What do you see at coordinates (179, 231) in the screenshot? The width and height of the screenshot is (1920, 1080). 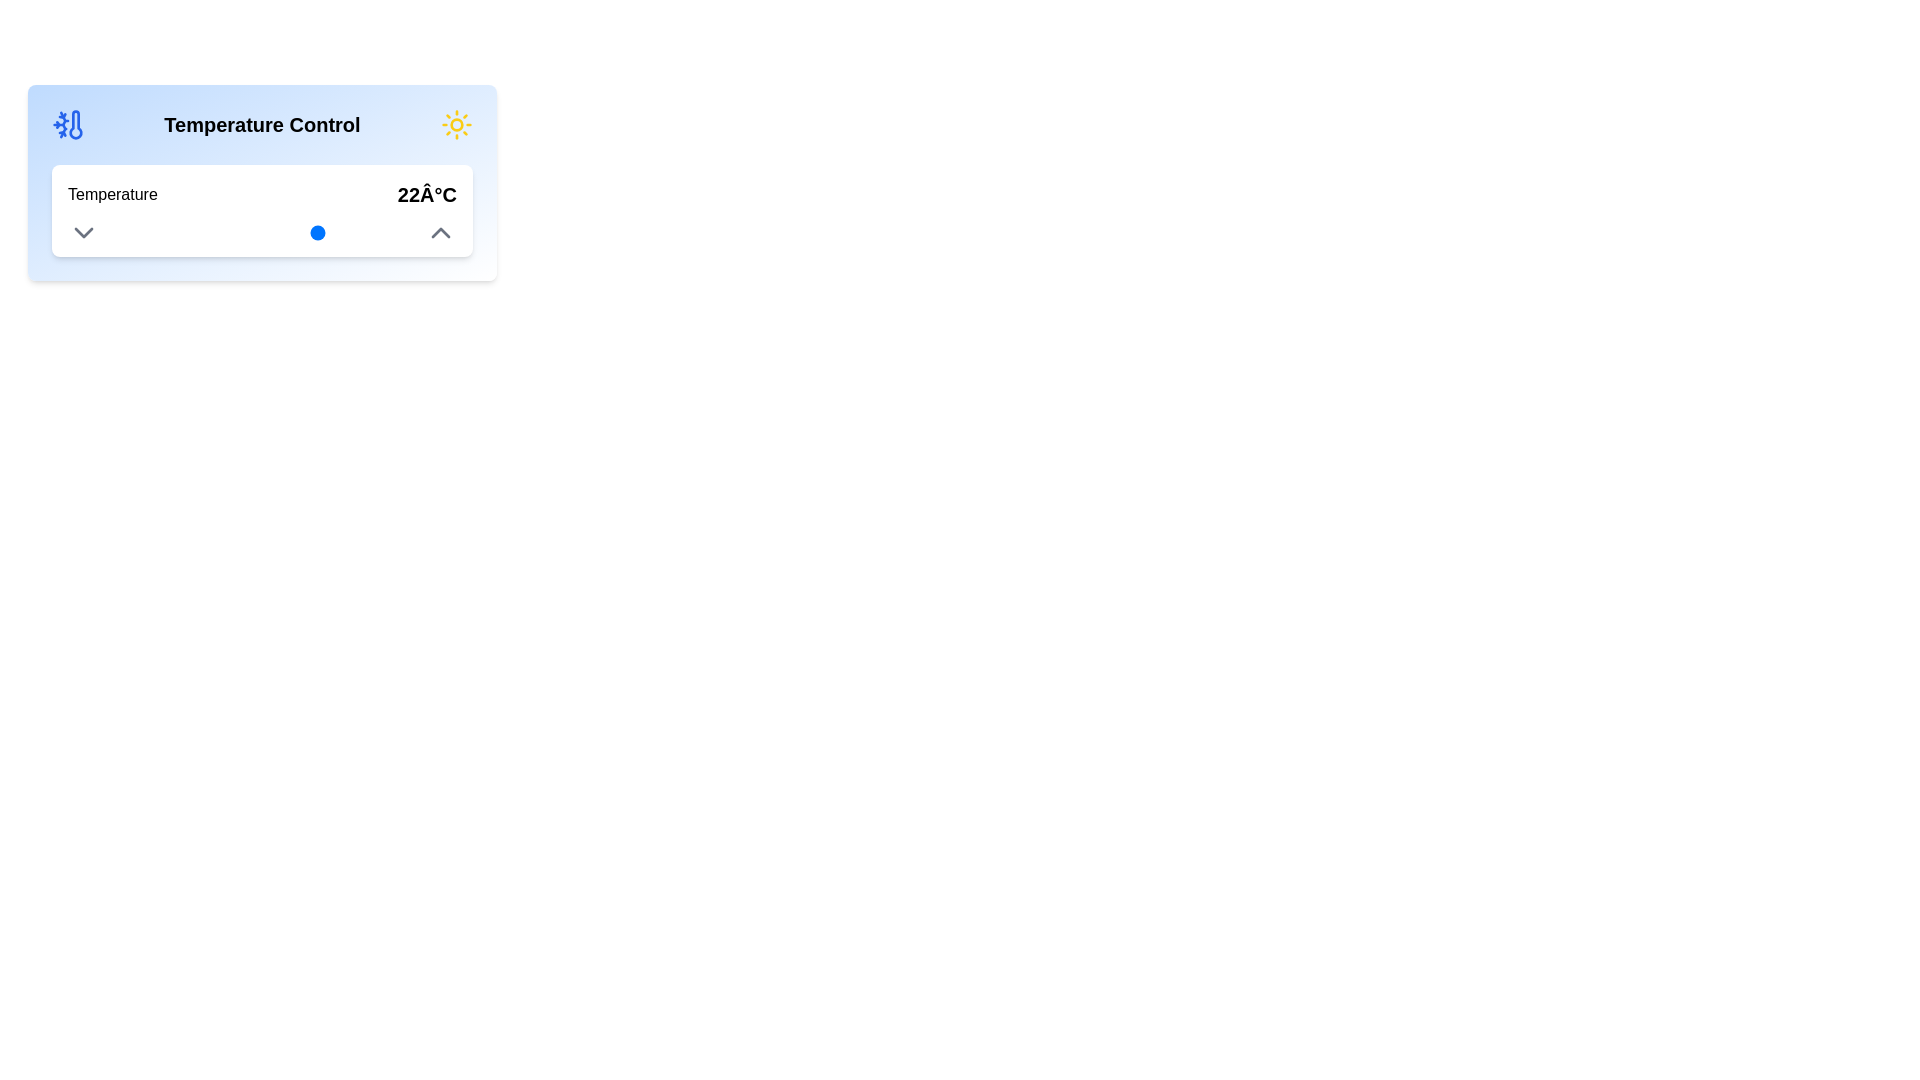 I see `the temperature` at bounding box center [179, 231].